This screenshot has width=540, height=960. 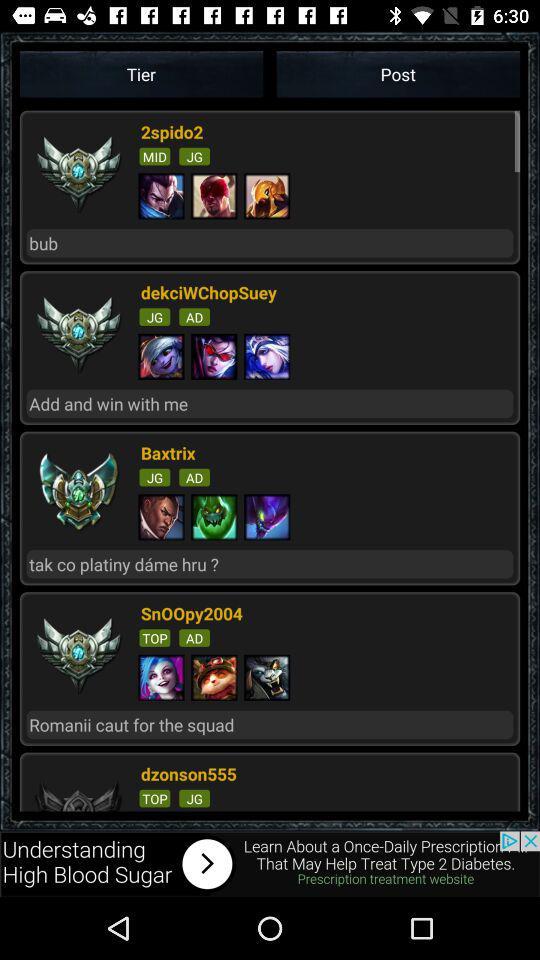 What do you see at coordinates (270, 863) in the screenshot?
I see `search about add` at bounding box center [270, 863].